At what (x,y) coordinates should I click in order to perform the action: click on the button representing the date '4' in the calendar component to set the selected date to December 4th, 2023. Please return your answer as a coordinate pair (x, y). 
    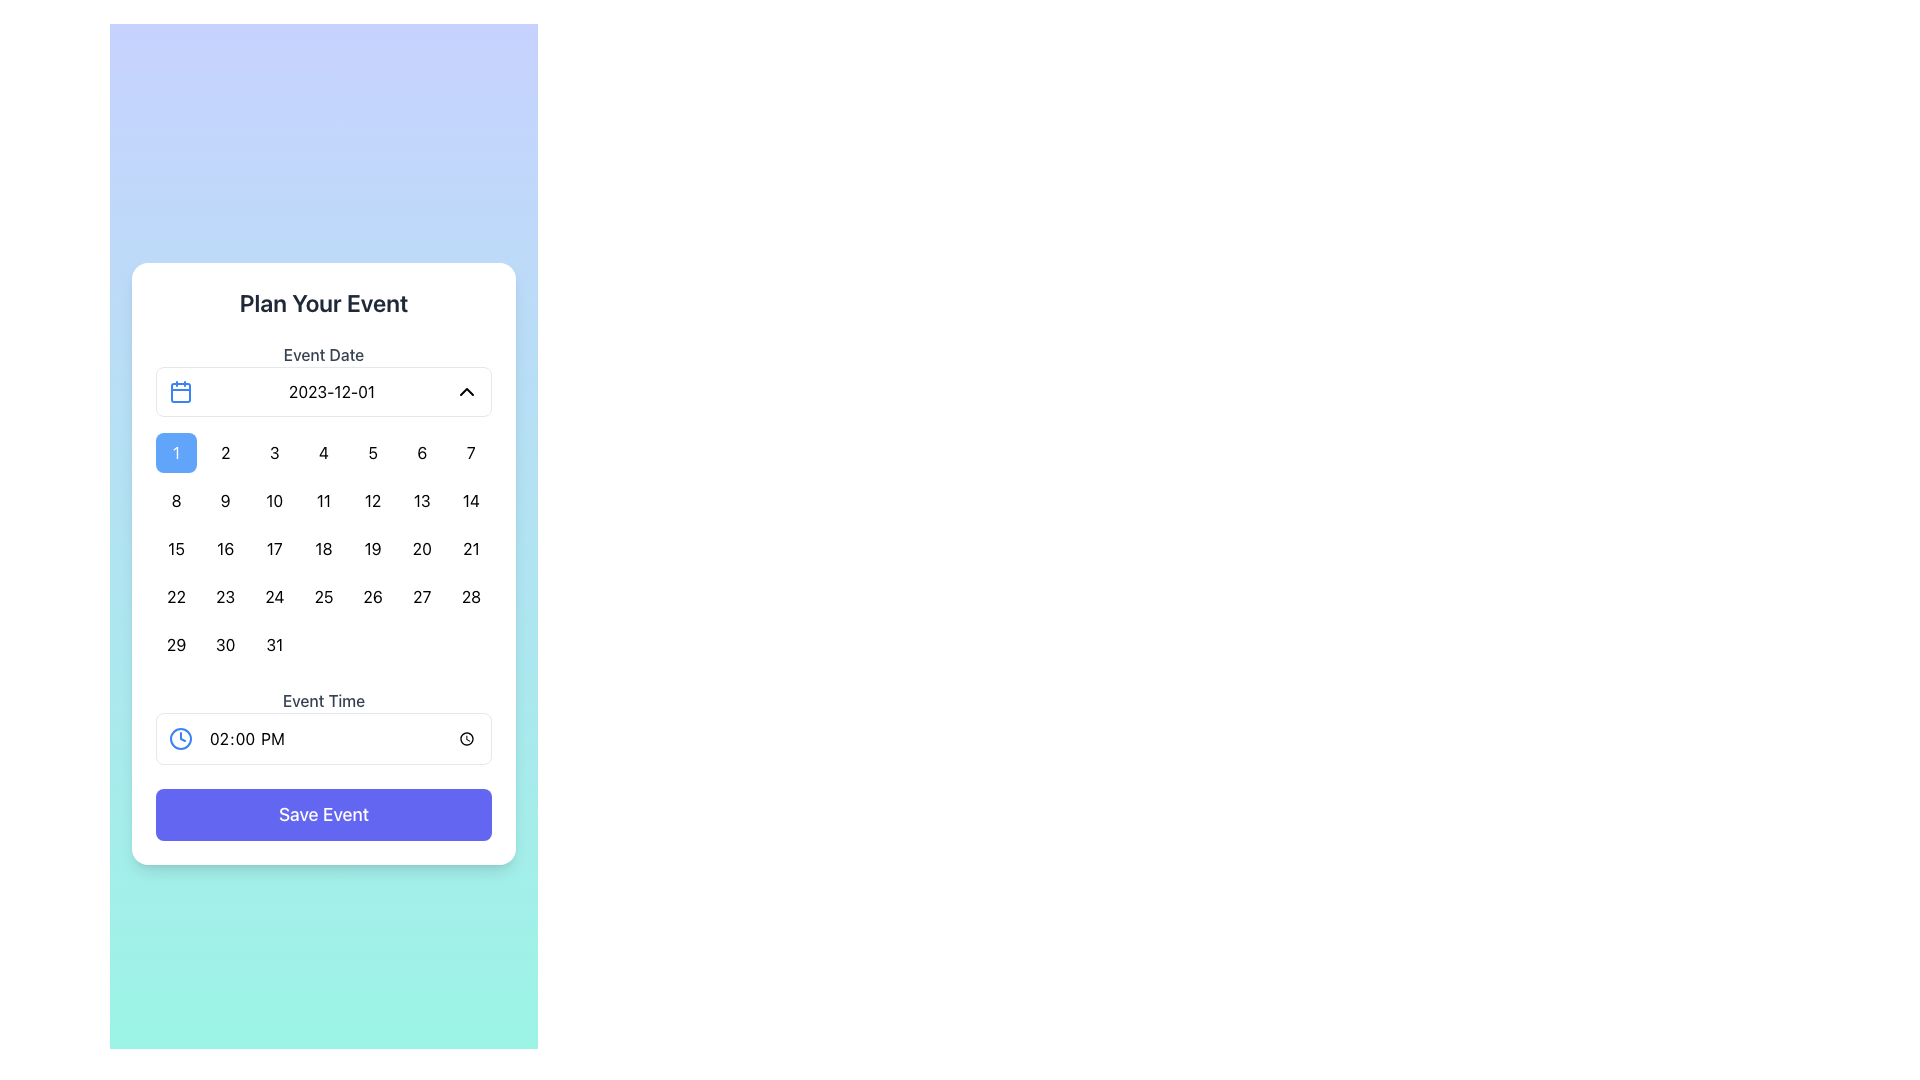
    Looking at the image, I should click on (323, 452).